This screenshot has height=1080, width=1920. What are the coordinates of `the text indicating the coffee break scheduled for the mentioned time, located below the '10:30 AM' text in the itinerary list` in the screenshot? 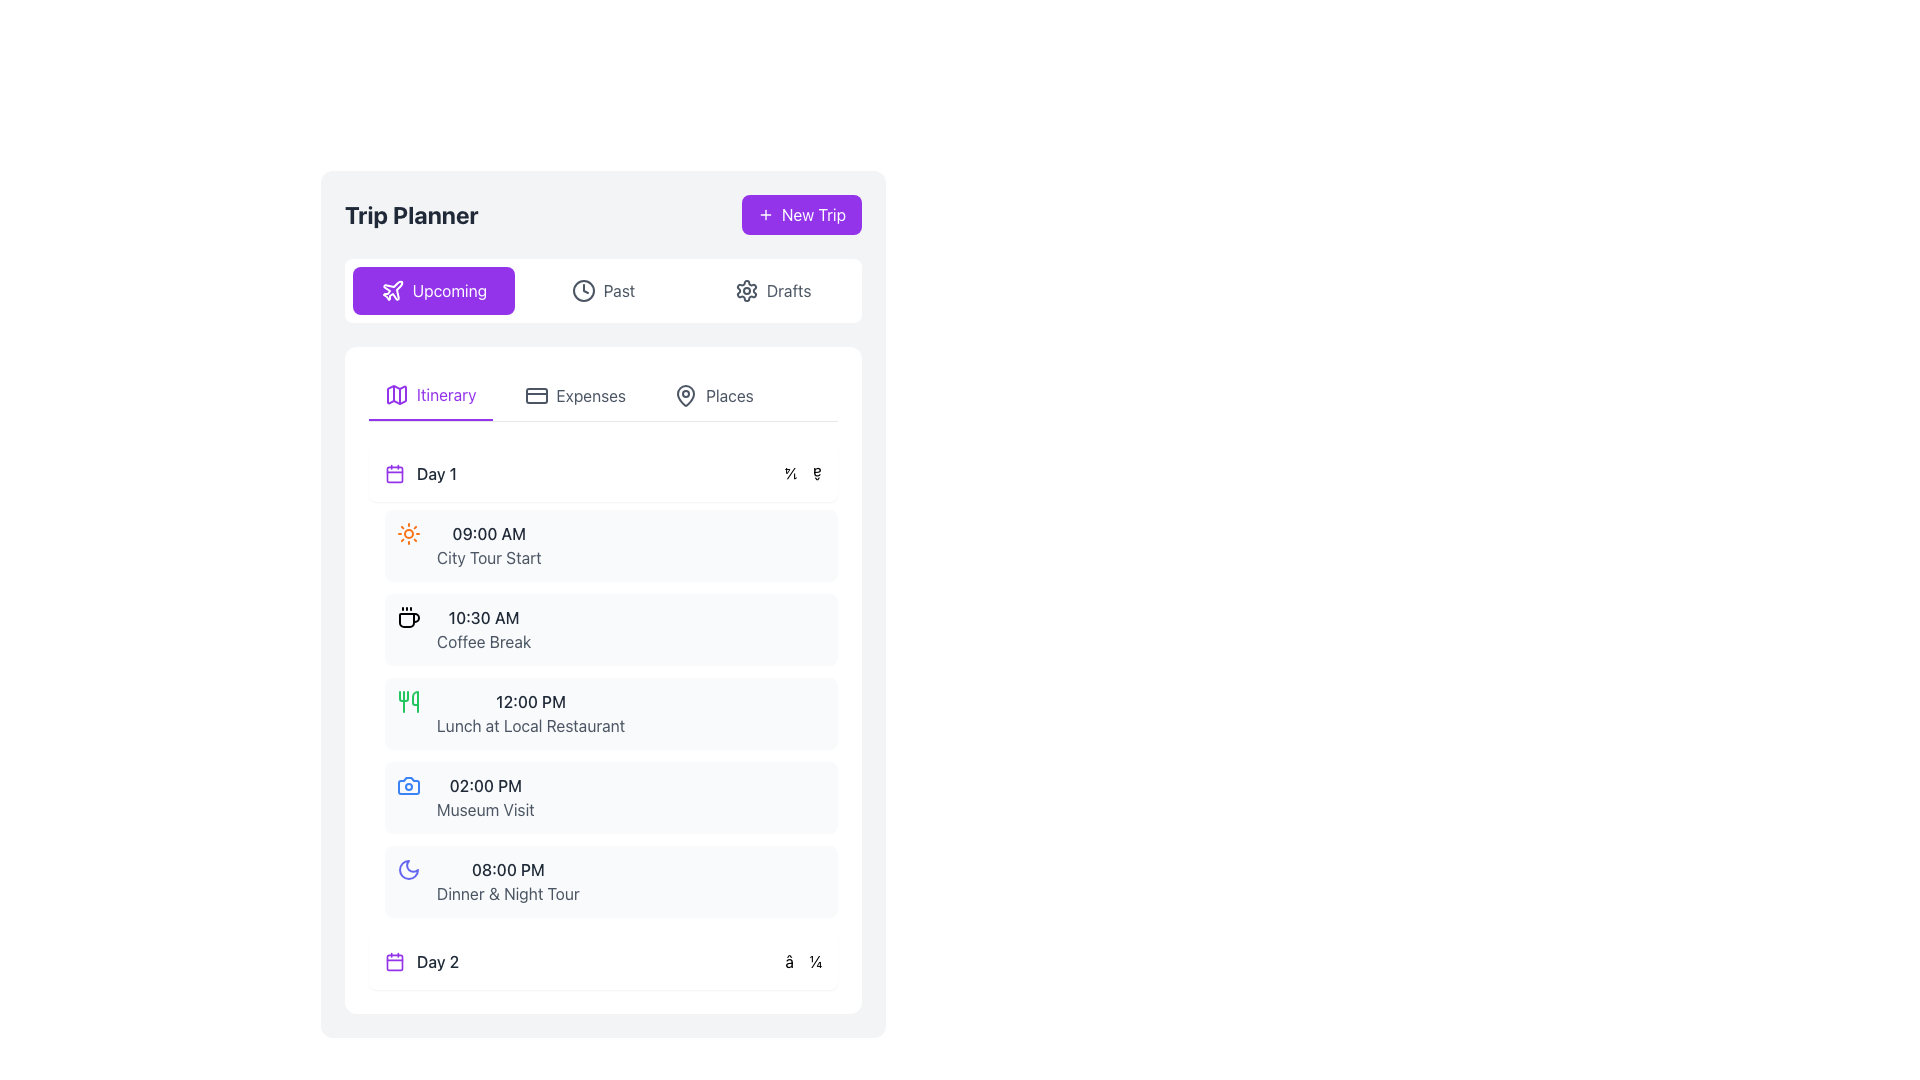 It's located at (484, 641).